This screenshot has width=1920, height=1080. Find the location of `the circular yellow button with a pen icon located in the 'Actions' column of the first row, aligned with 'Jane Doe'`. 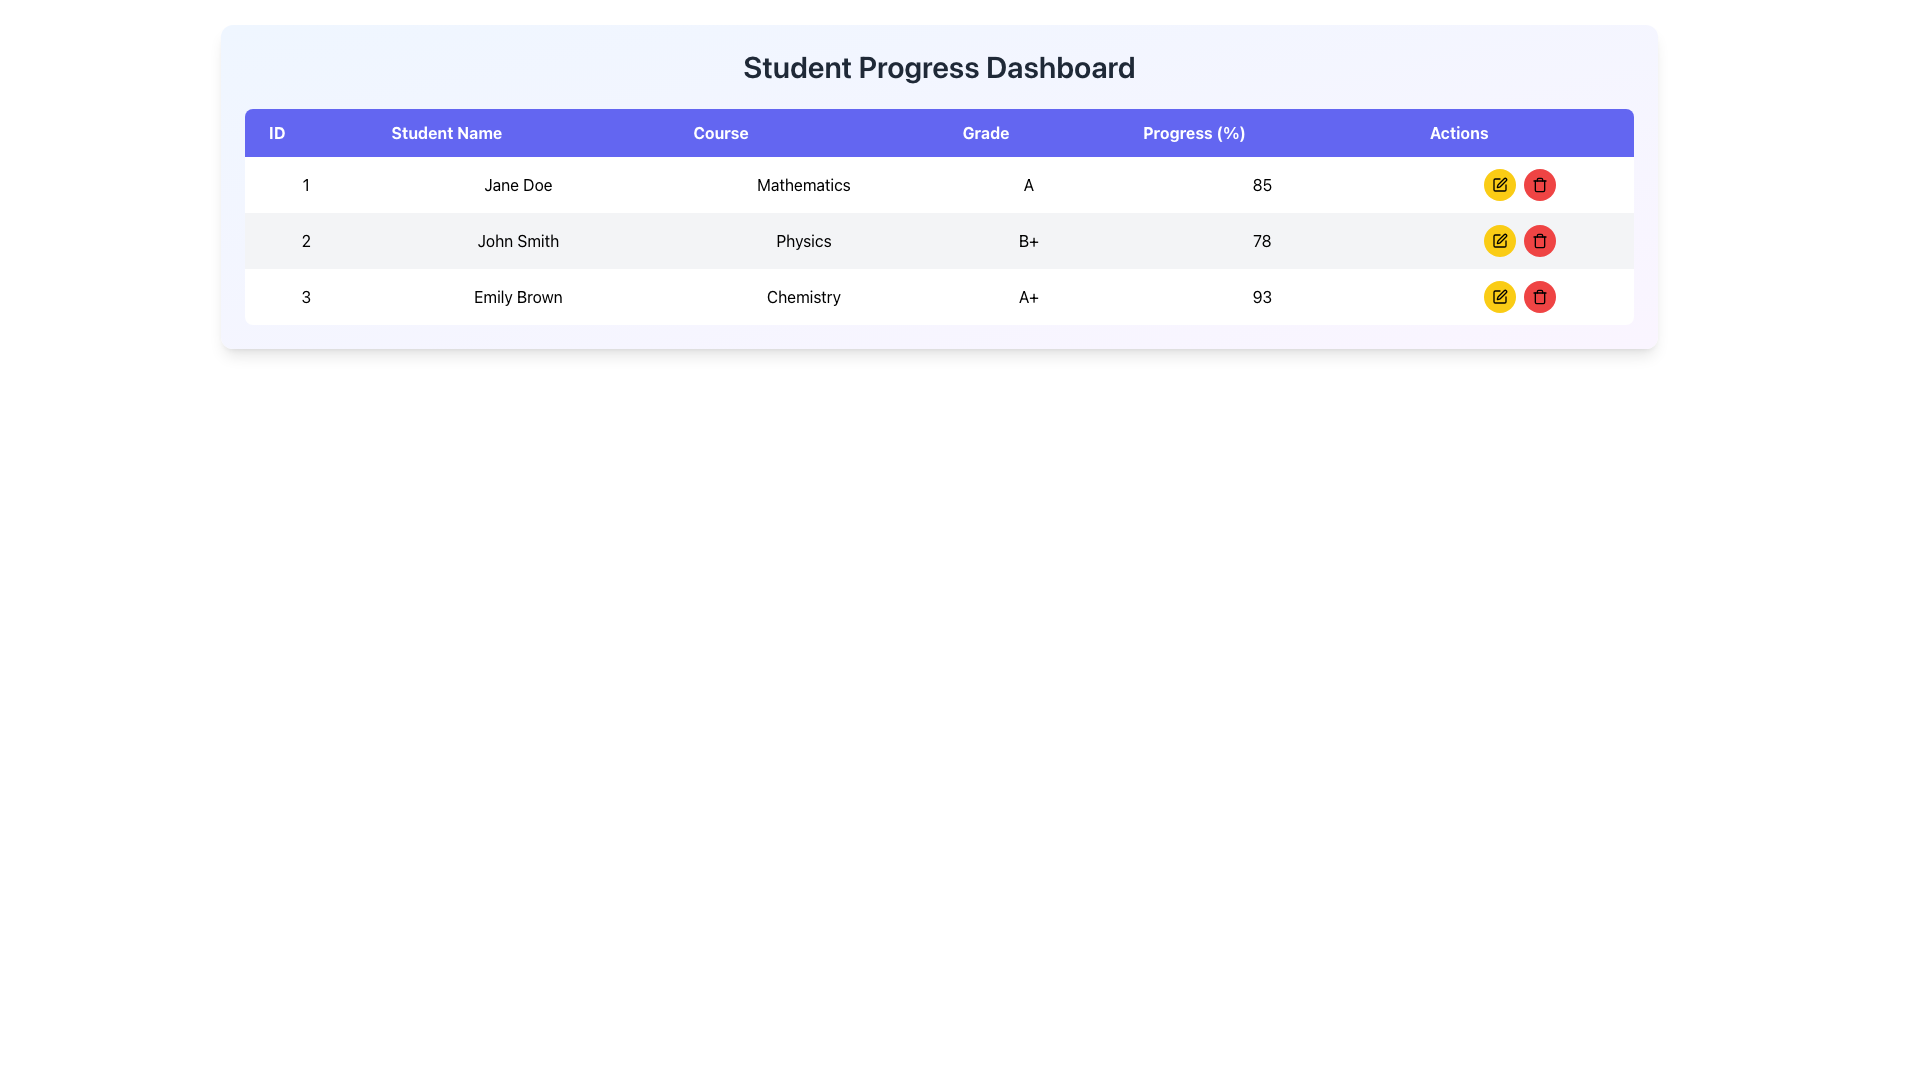

the circular yellow button with a pen icon located in the 'Actions' column of the first row, aligned with 'Jane Doe' is located at coordinates (1499, 185).